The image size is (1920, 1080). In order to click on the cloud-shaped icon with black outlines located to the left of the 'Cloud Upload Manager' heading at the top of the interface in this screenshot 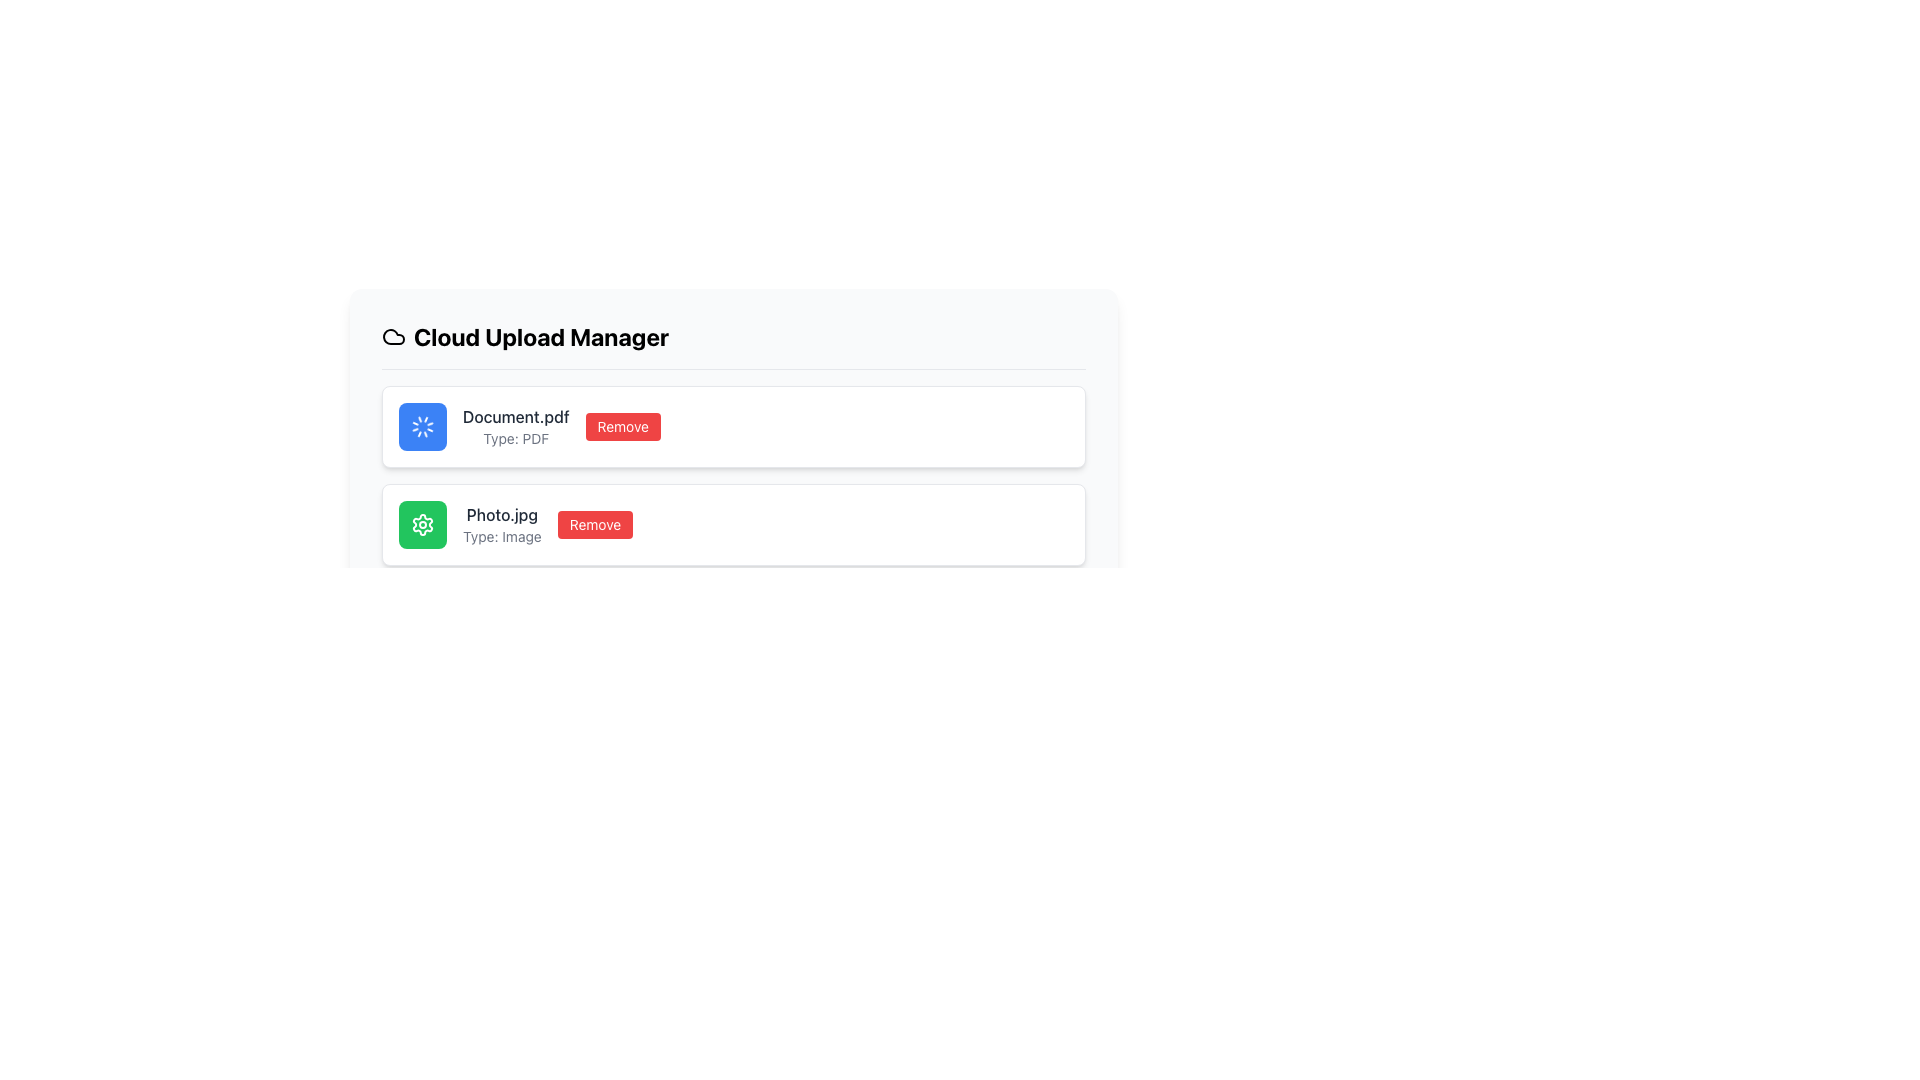, I will do `click(393, 335)`.